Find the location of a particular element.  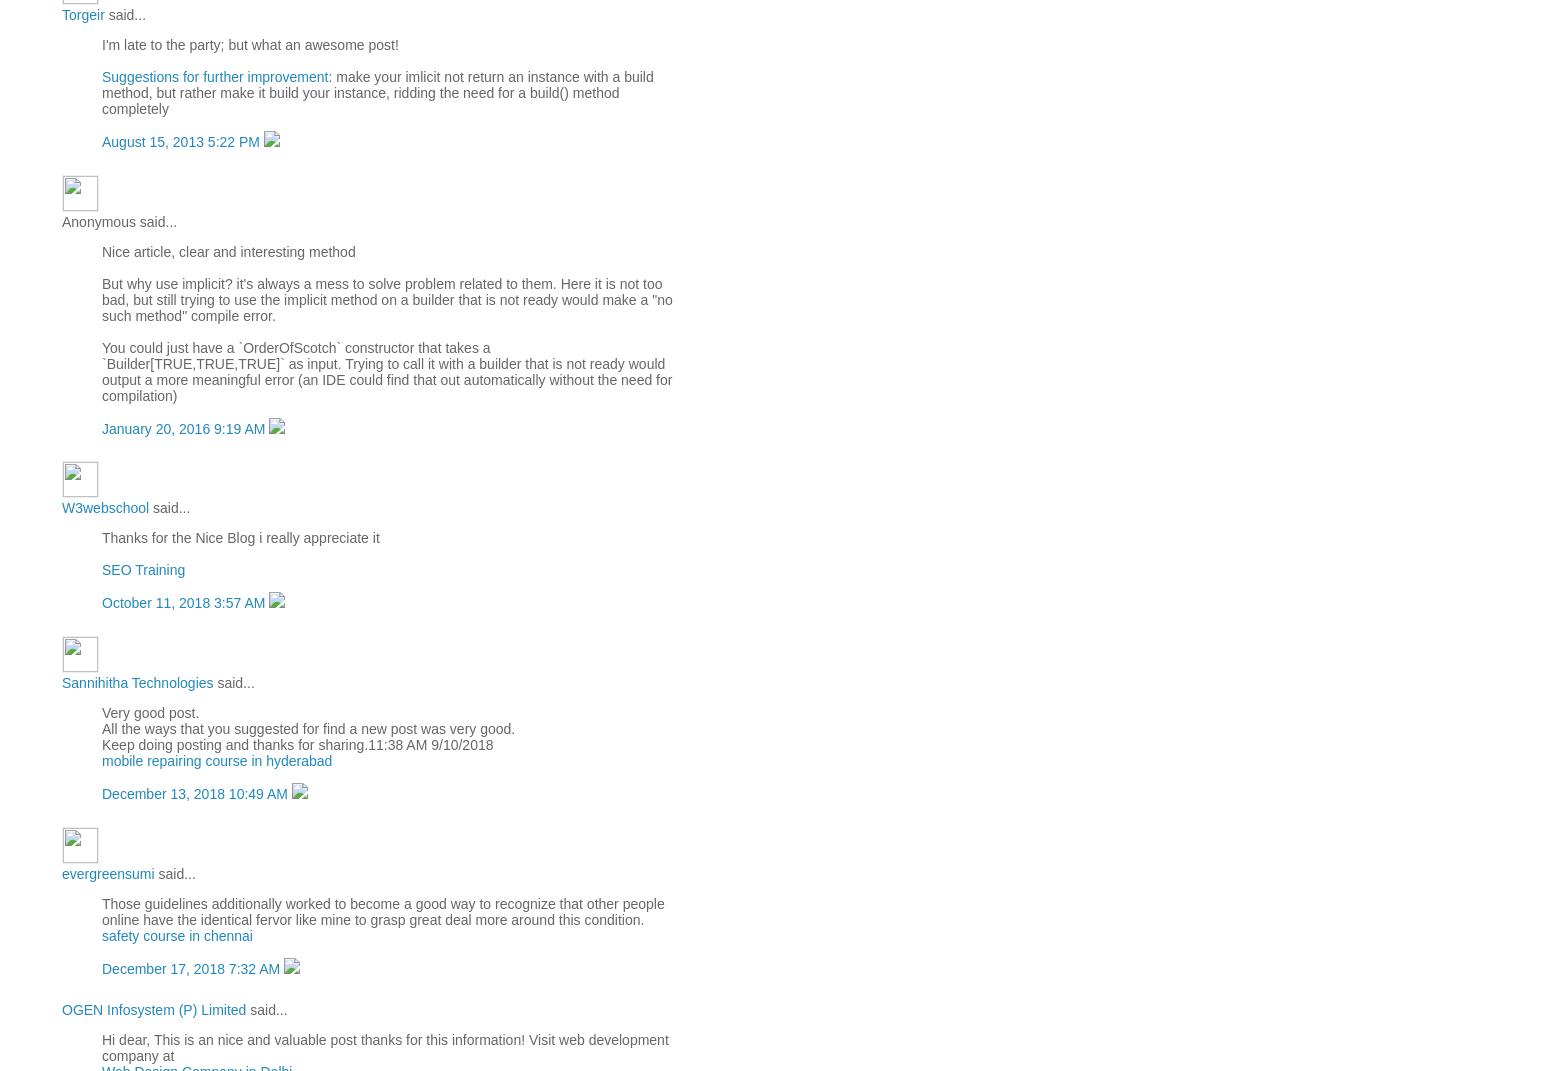

'safety course in chennai' is located at coordinates (177, 934).